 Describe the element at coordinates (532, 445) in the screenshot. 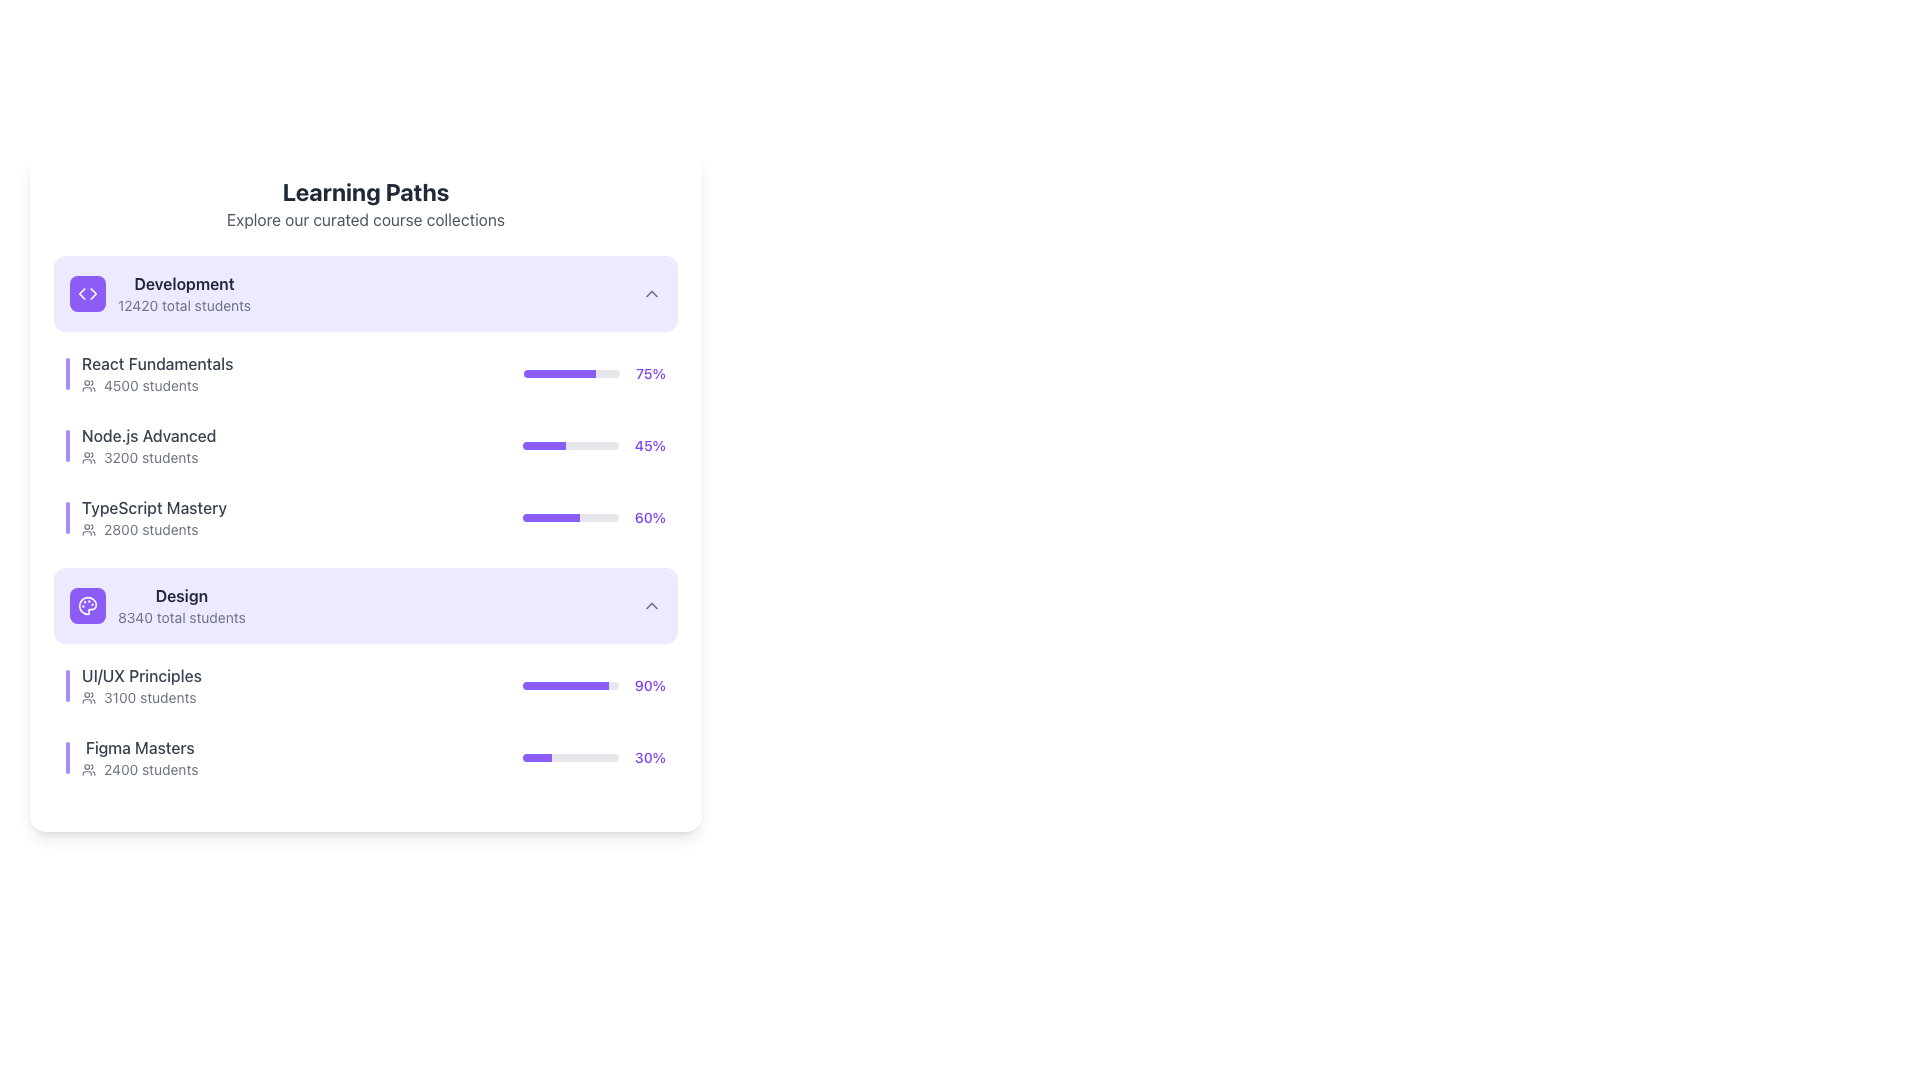

I see `progress` at that location.